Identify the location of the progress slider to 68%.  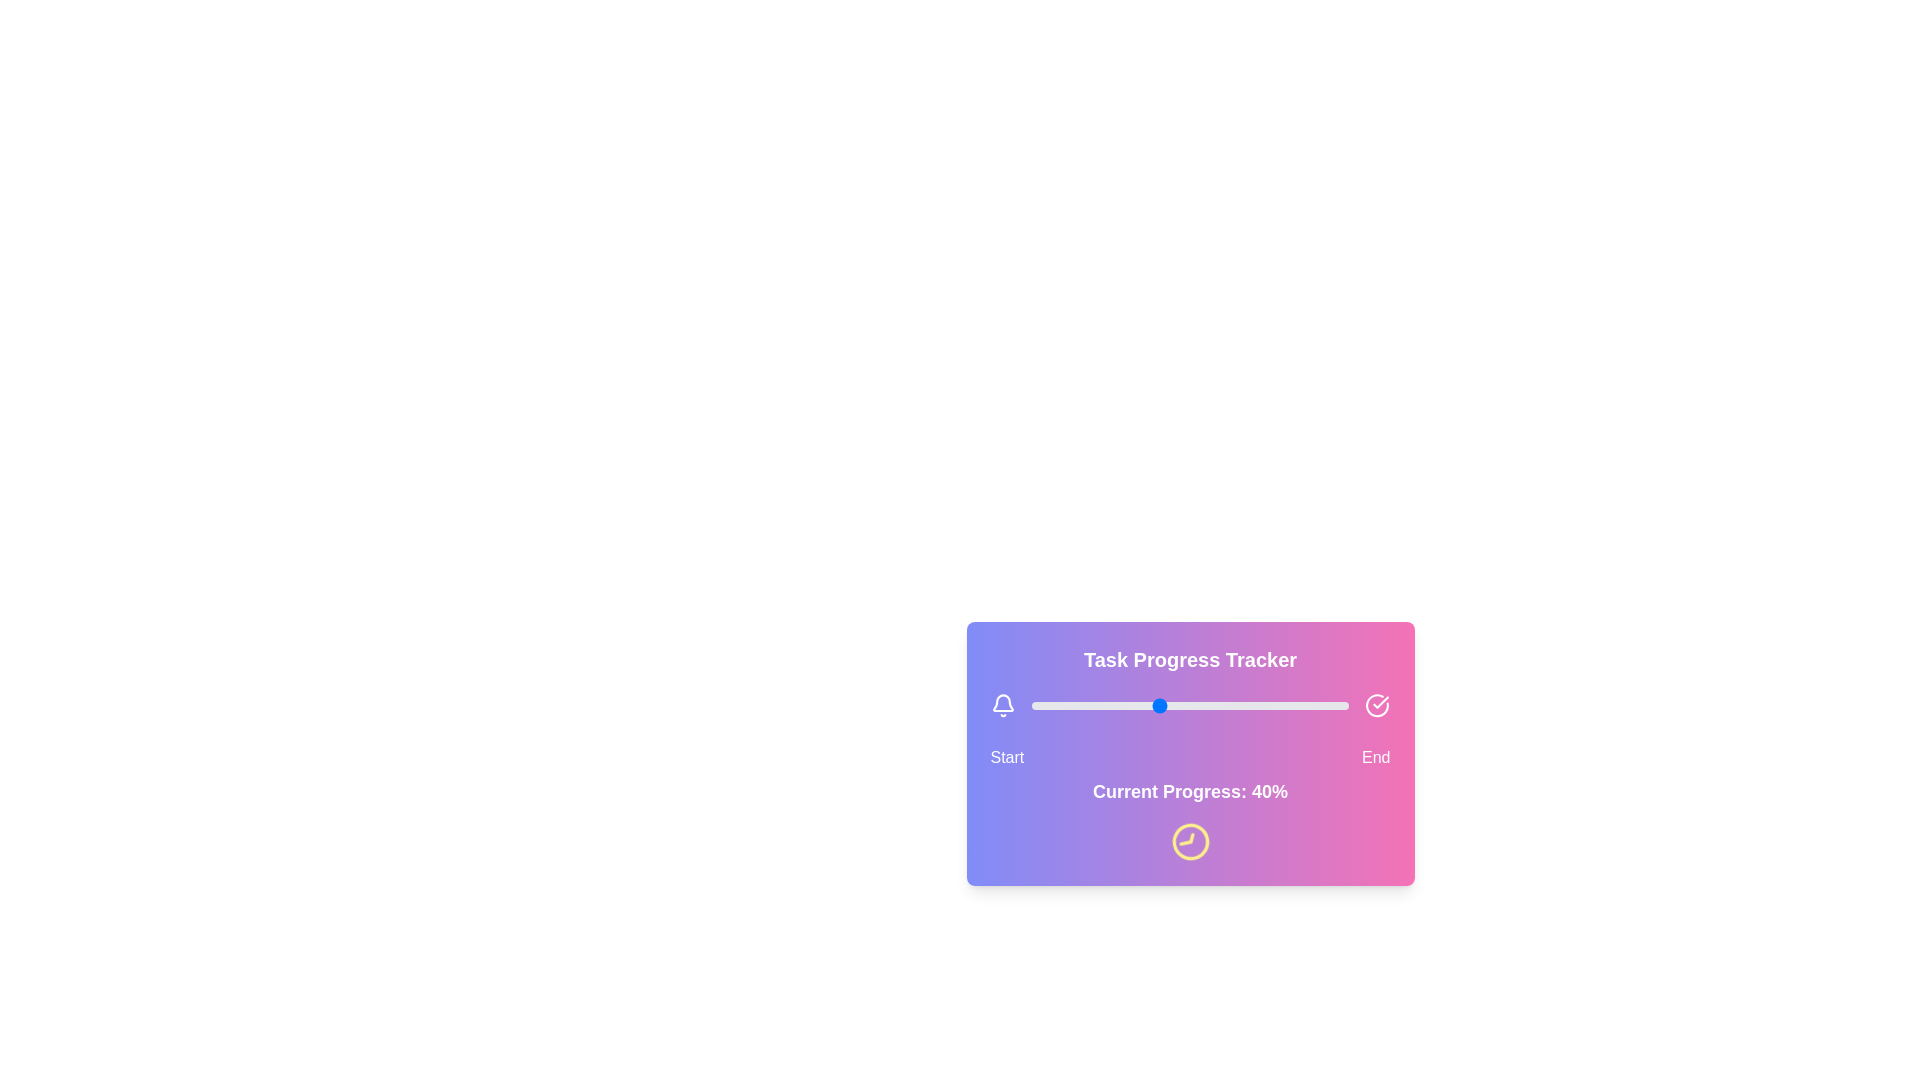
(1246, 704).